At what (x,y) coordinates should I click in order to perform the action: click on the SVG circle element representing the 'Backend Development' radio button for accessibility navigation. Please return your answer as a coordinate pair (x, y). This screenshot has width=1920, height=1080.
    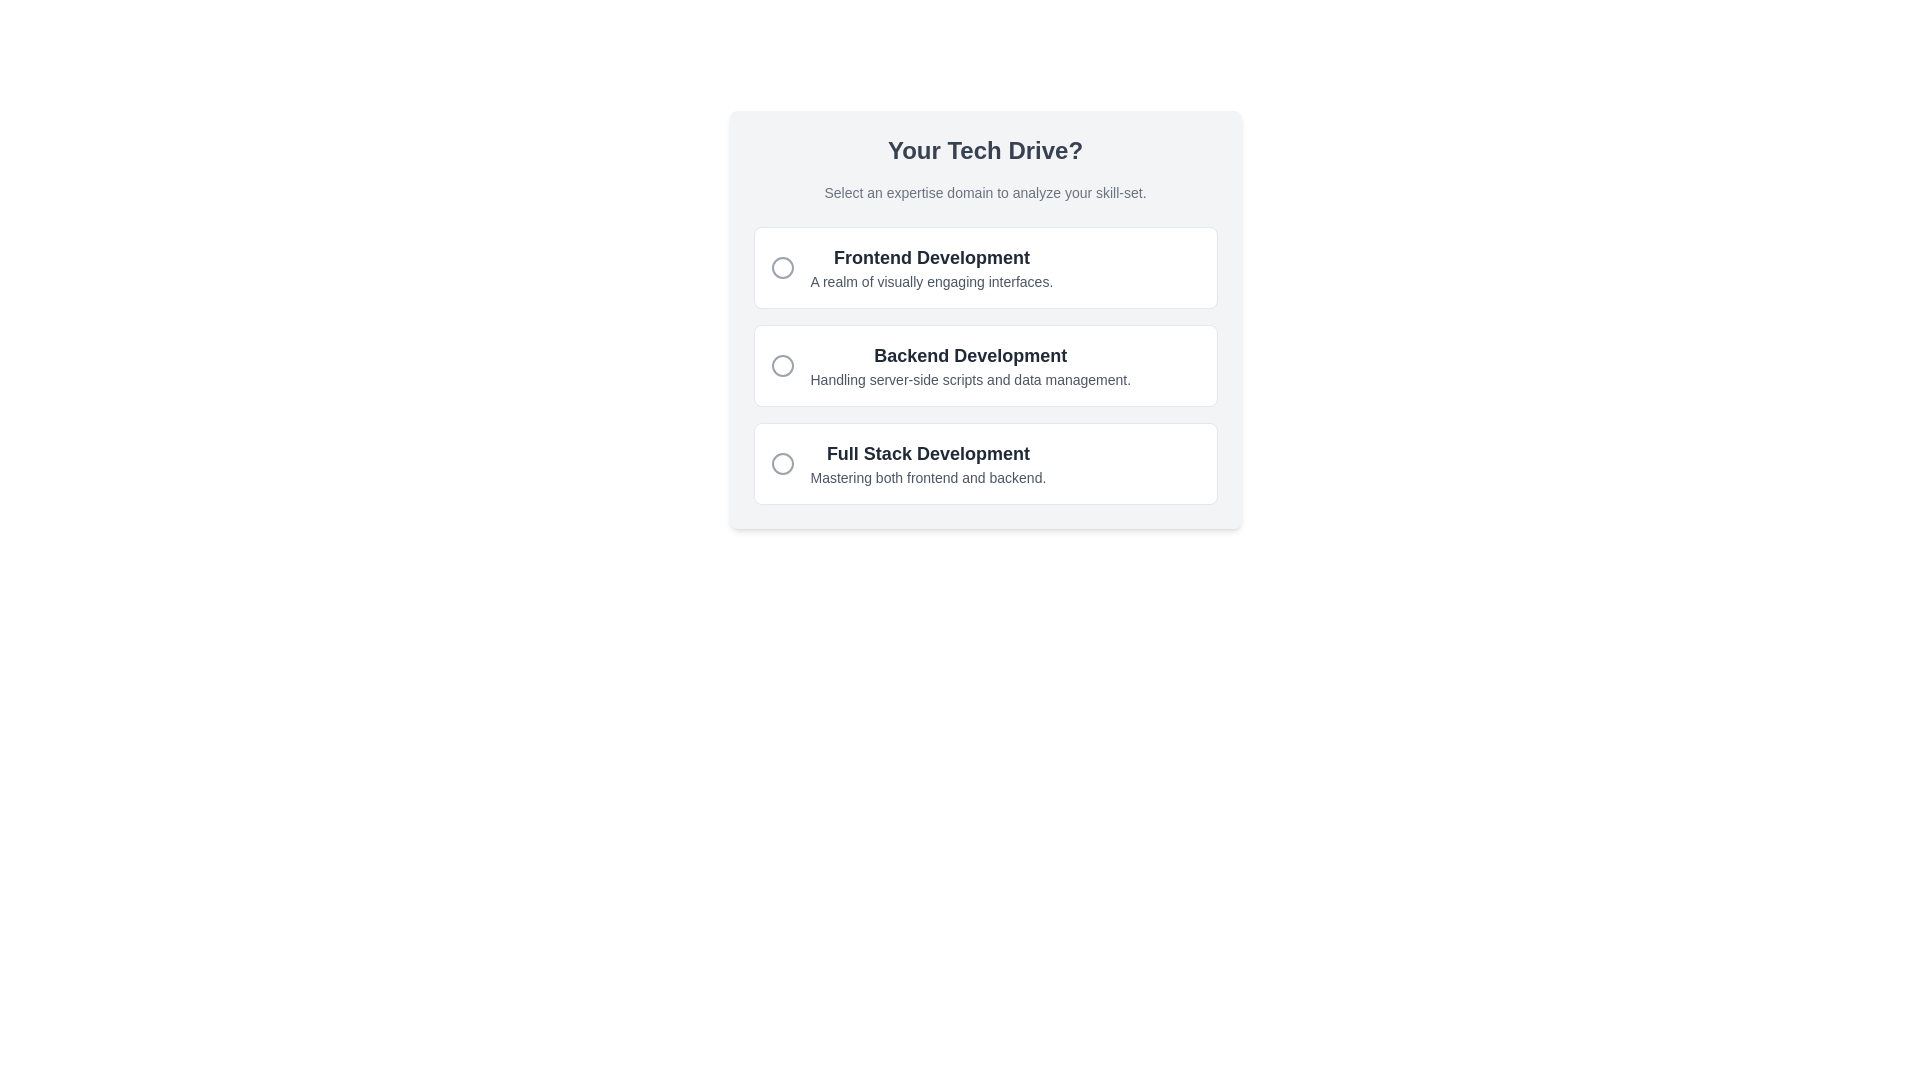
    Looking at the image, I should click on (781, 366).